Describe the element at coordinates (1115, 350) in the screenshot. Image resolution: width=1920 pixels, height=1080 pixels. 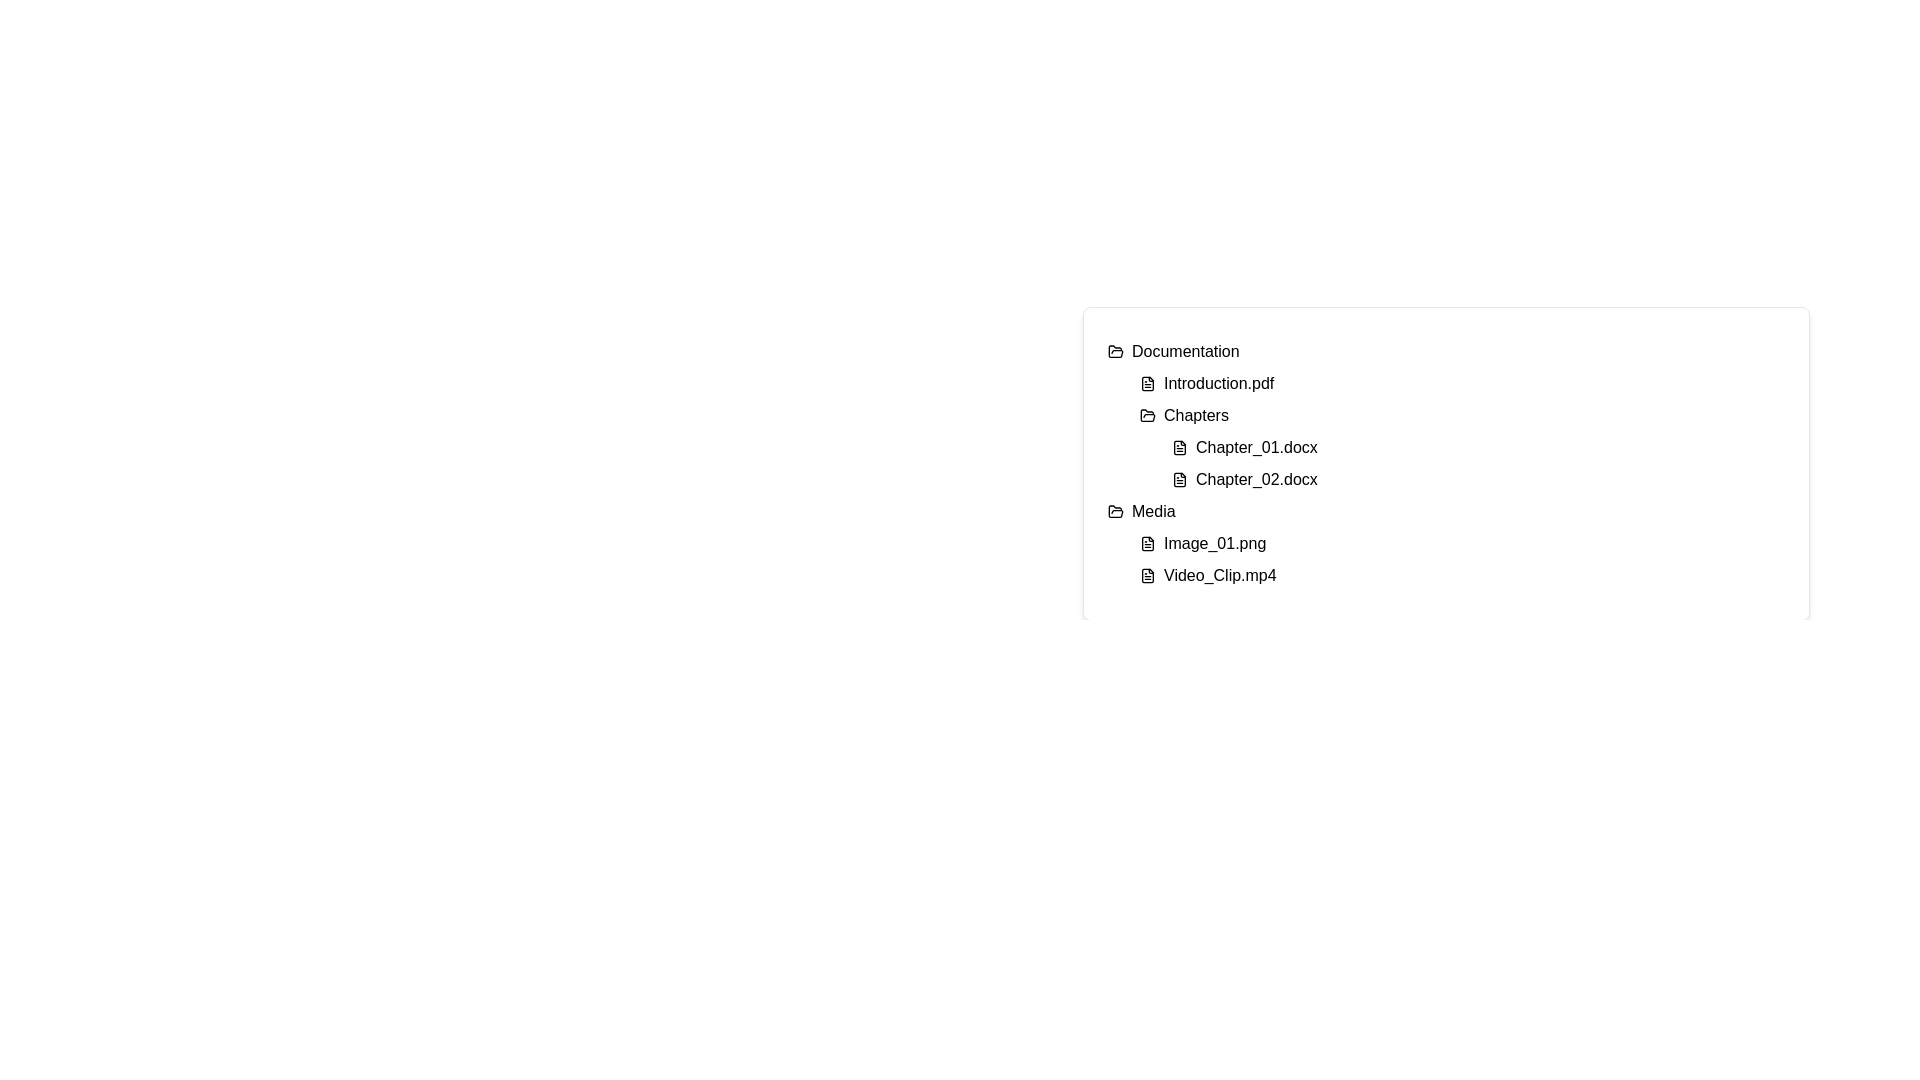
I see `the graphical folder icon representing the 'Documentation' folder` at that location.